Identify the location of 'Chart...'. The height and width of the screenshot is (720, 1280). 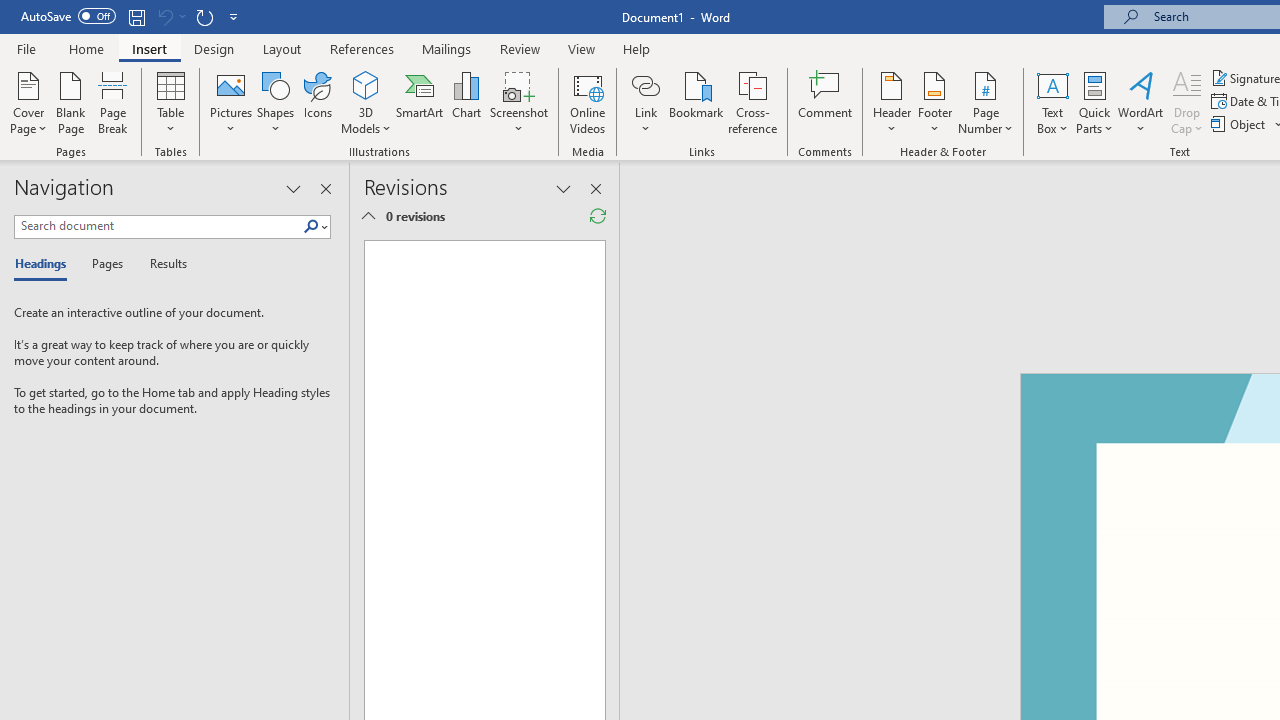
(465, 103).